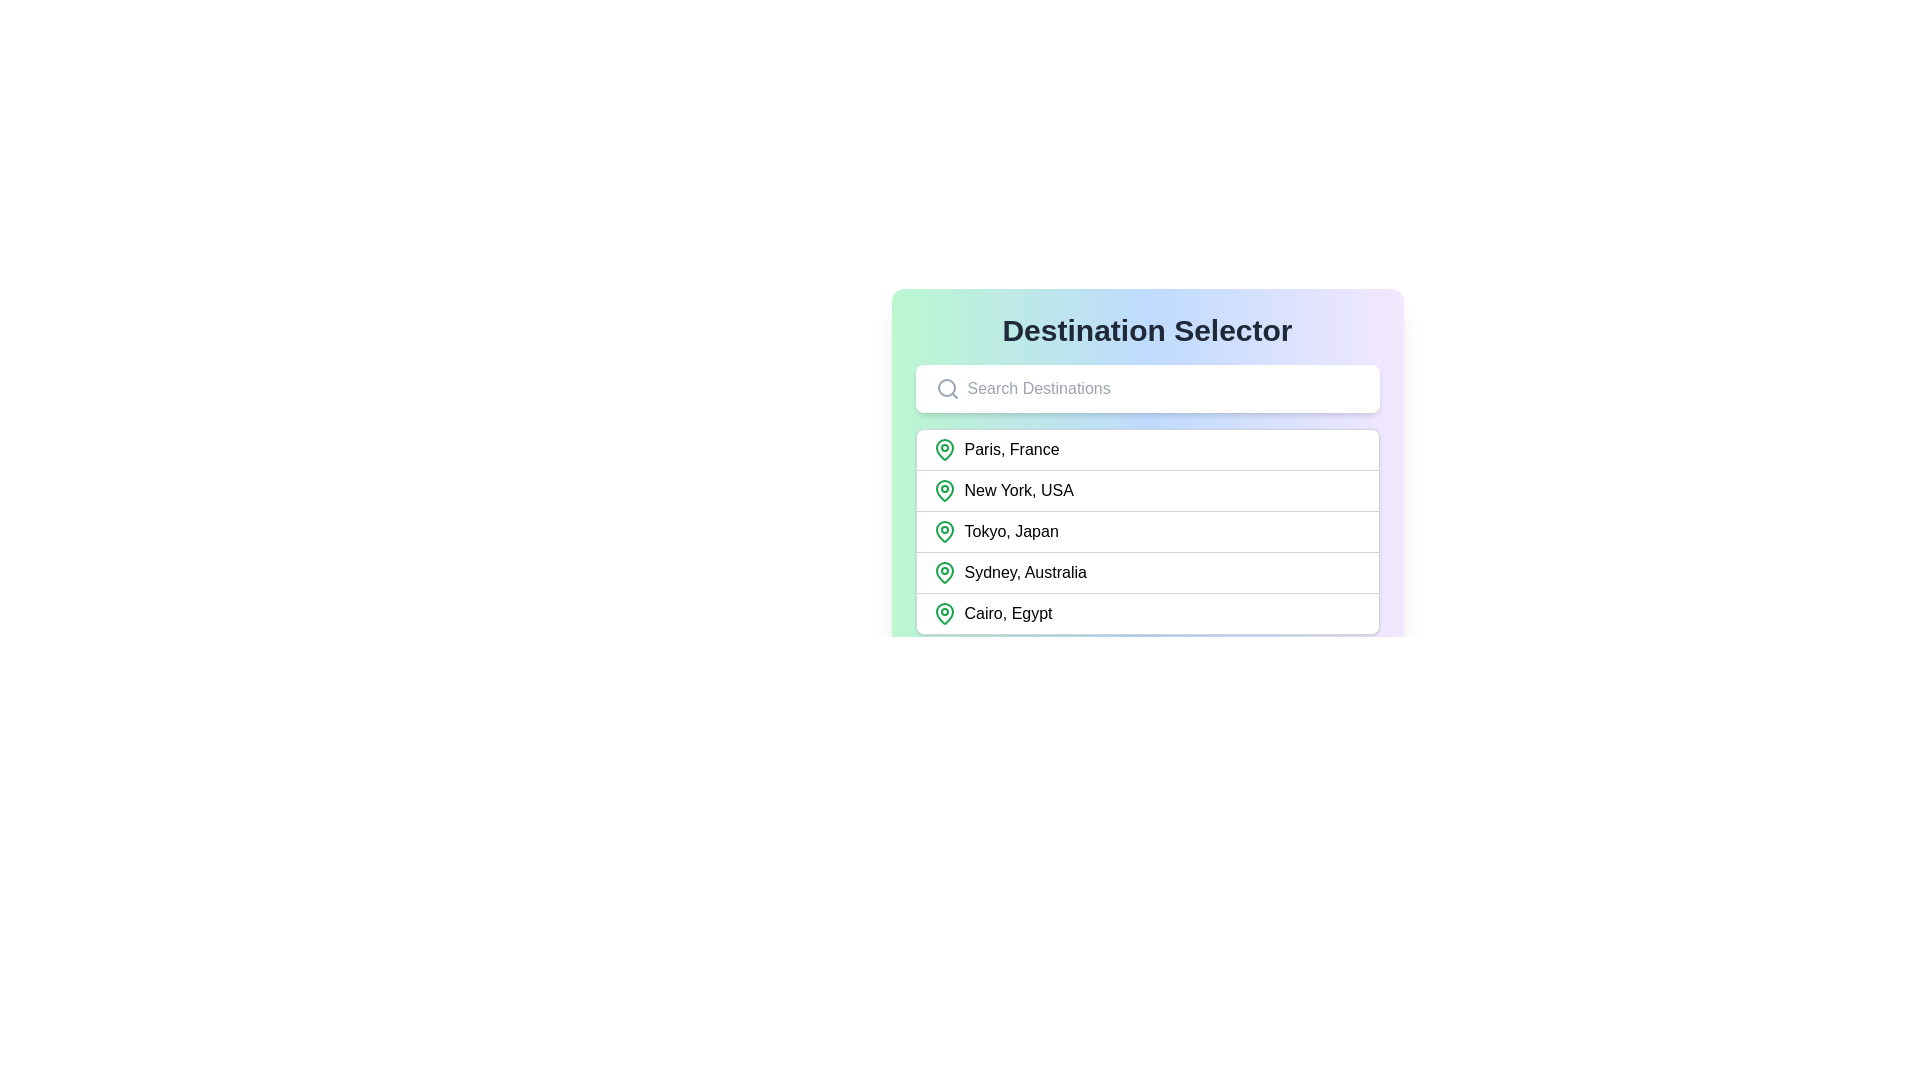  Describe the element at coordinates (1147, 572) in the screenshot. I see `the interactive list item labeled 'Sydney, Australia'` at that location.